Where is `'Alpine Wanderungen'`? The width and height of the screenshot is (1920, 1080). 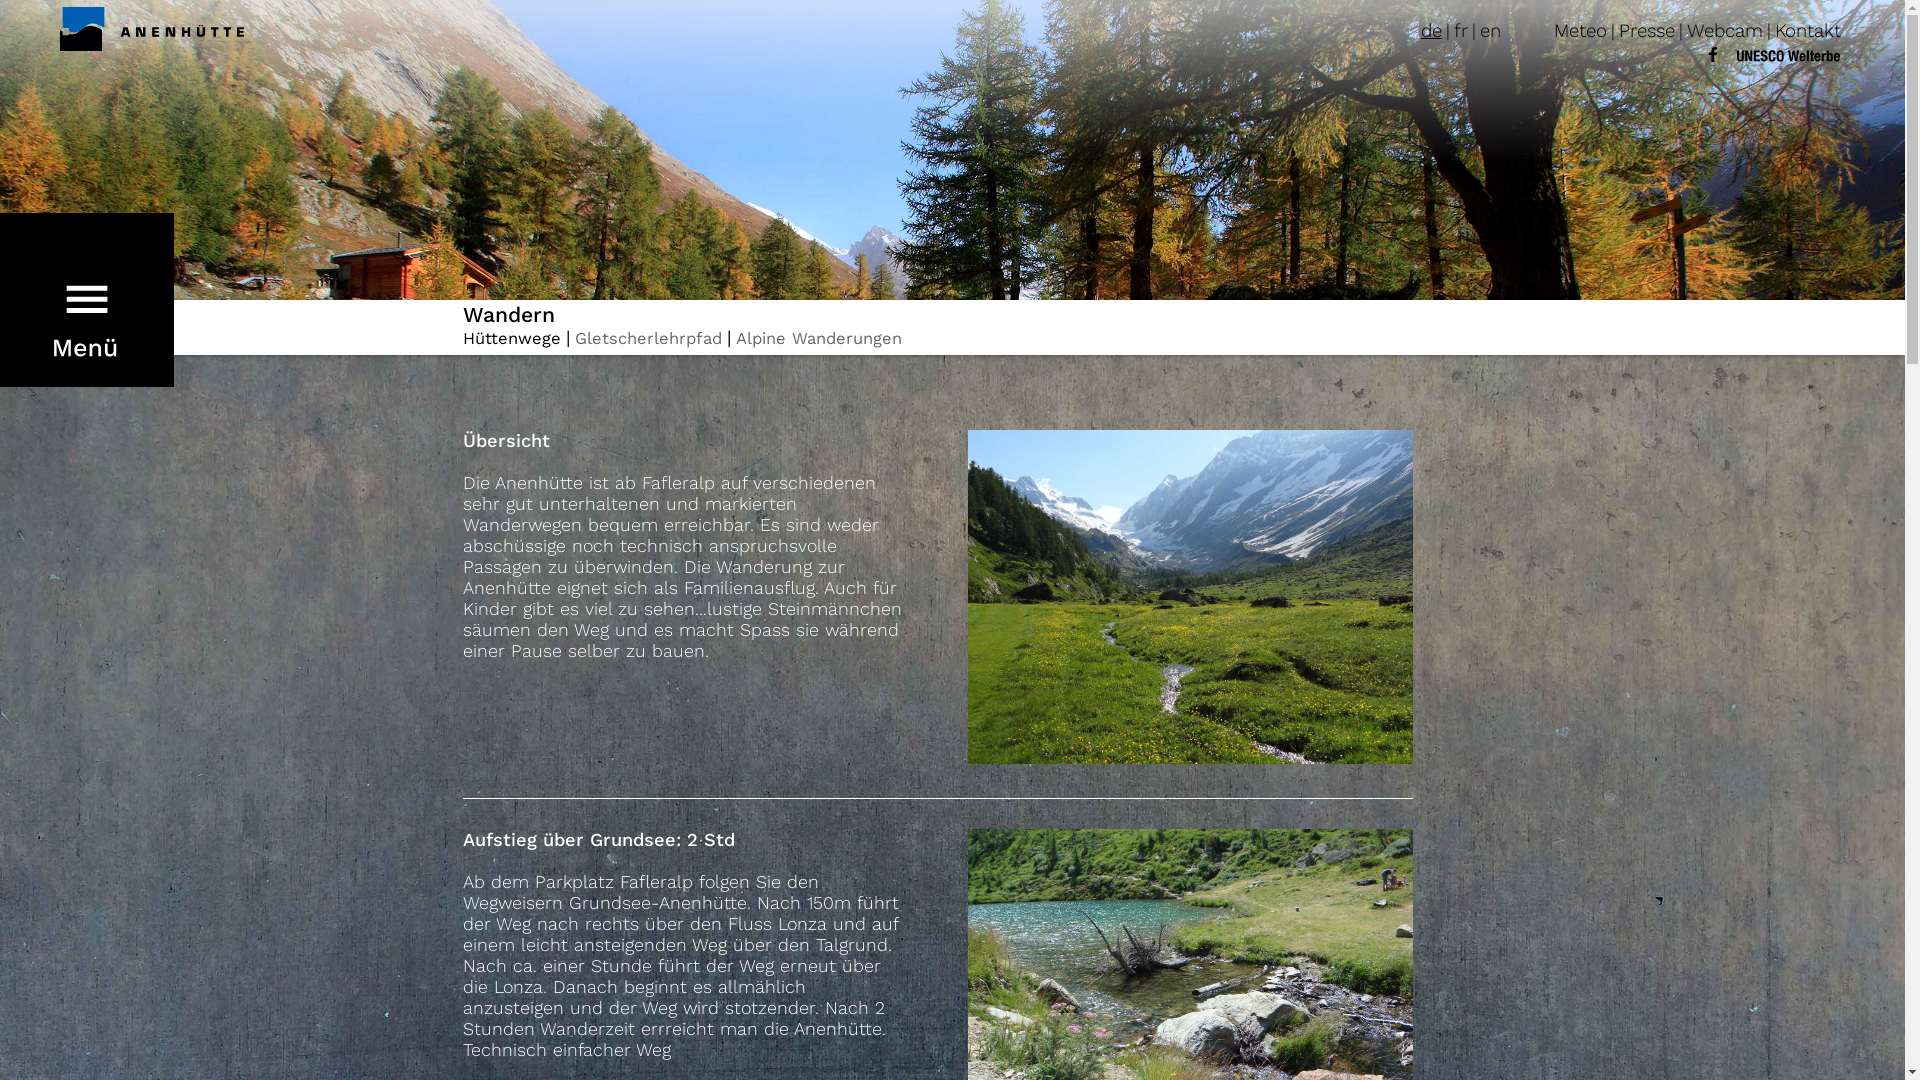
'Alpine Wanderungen' is located at coordinates (819, 337).